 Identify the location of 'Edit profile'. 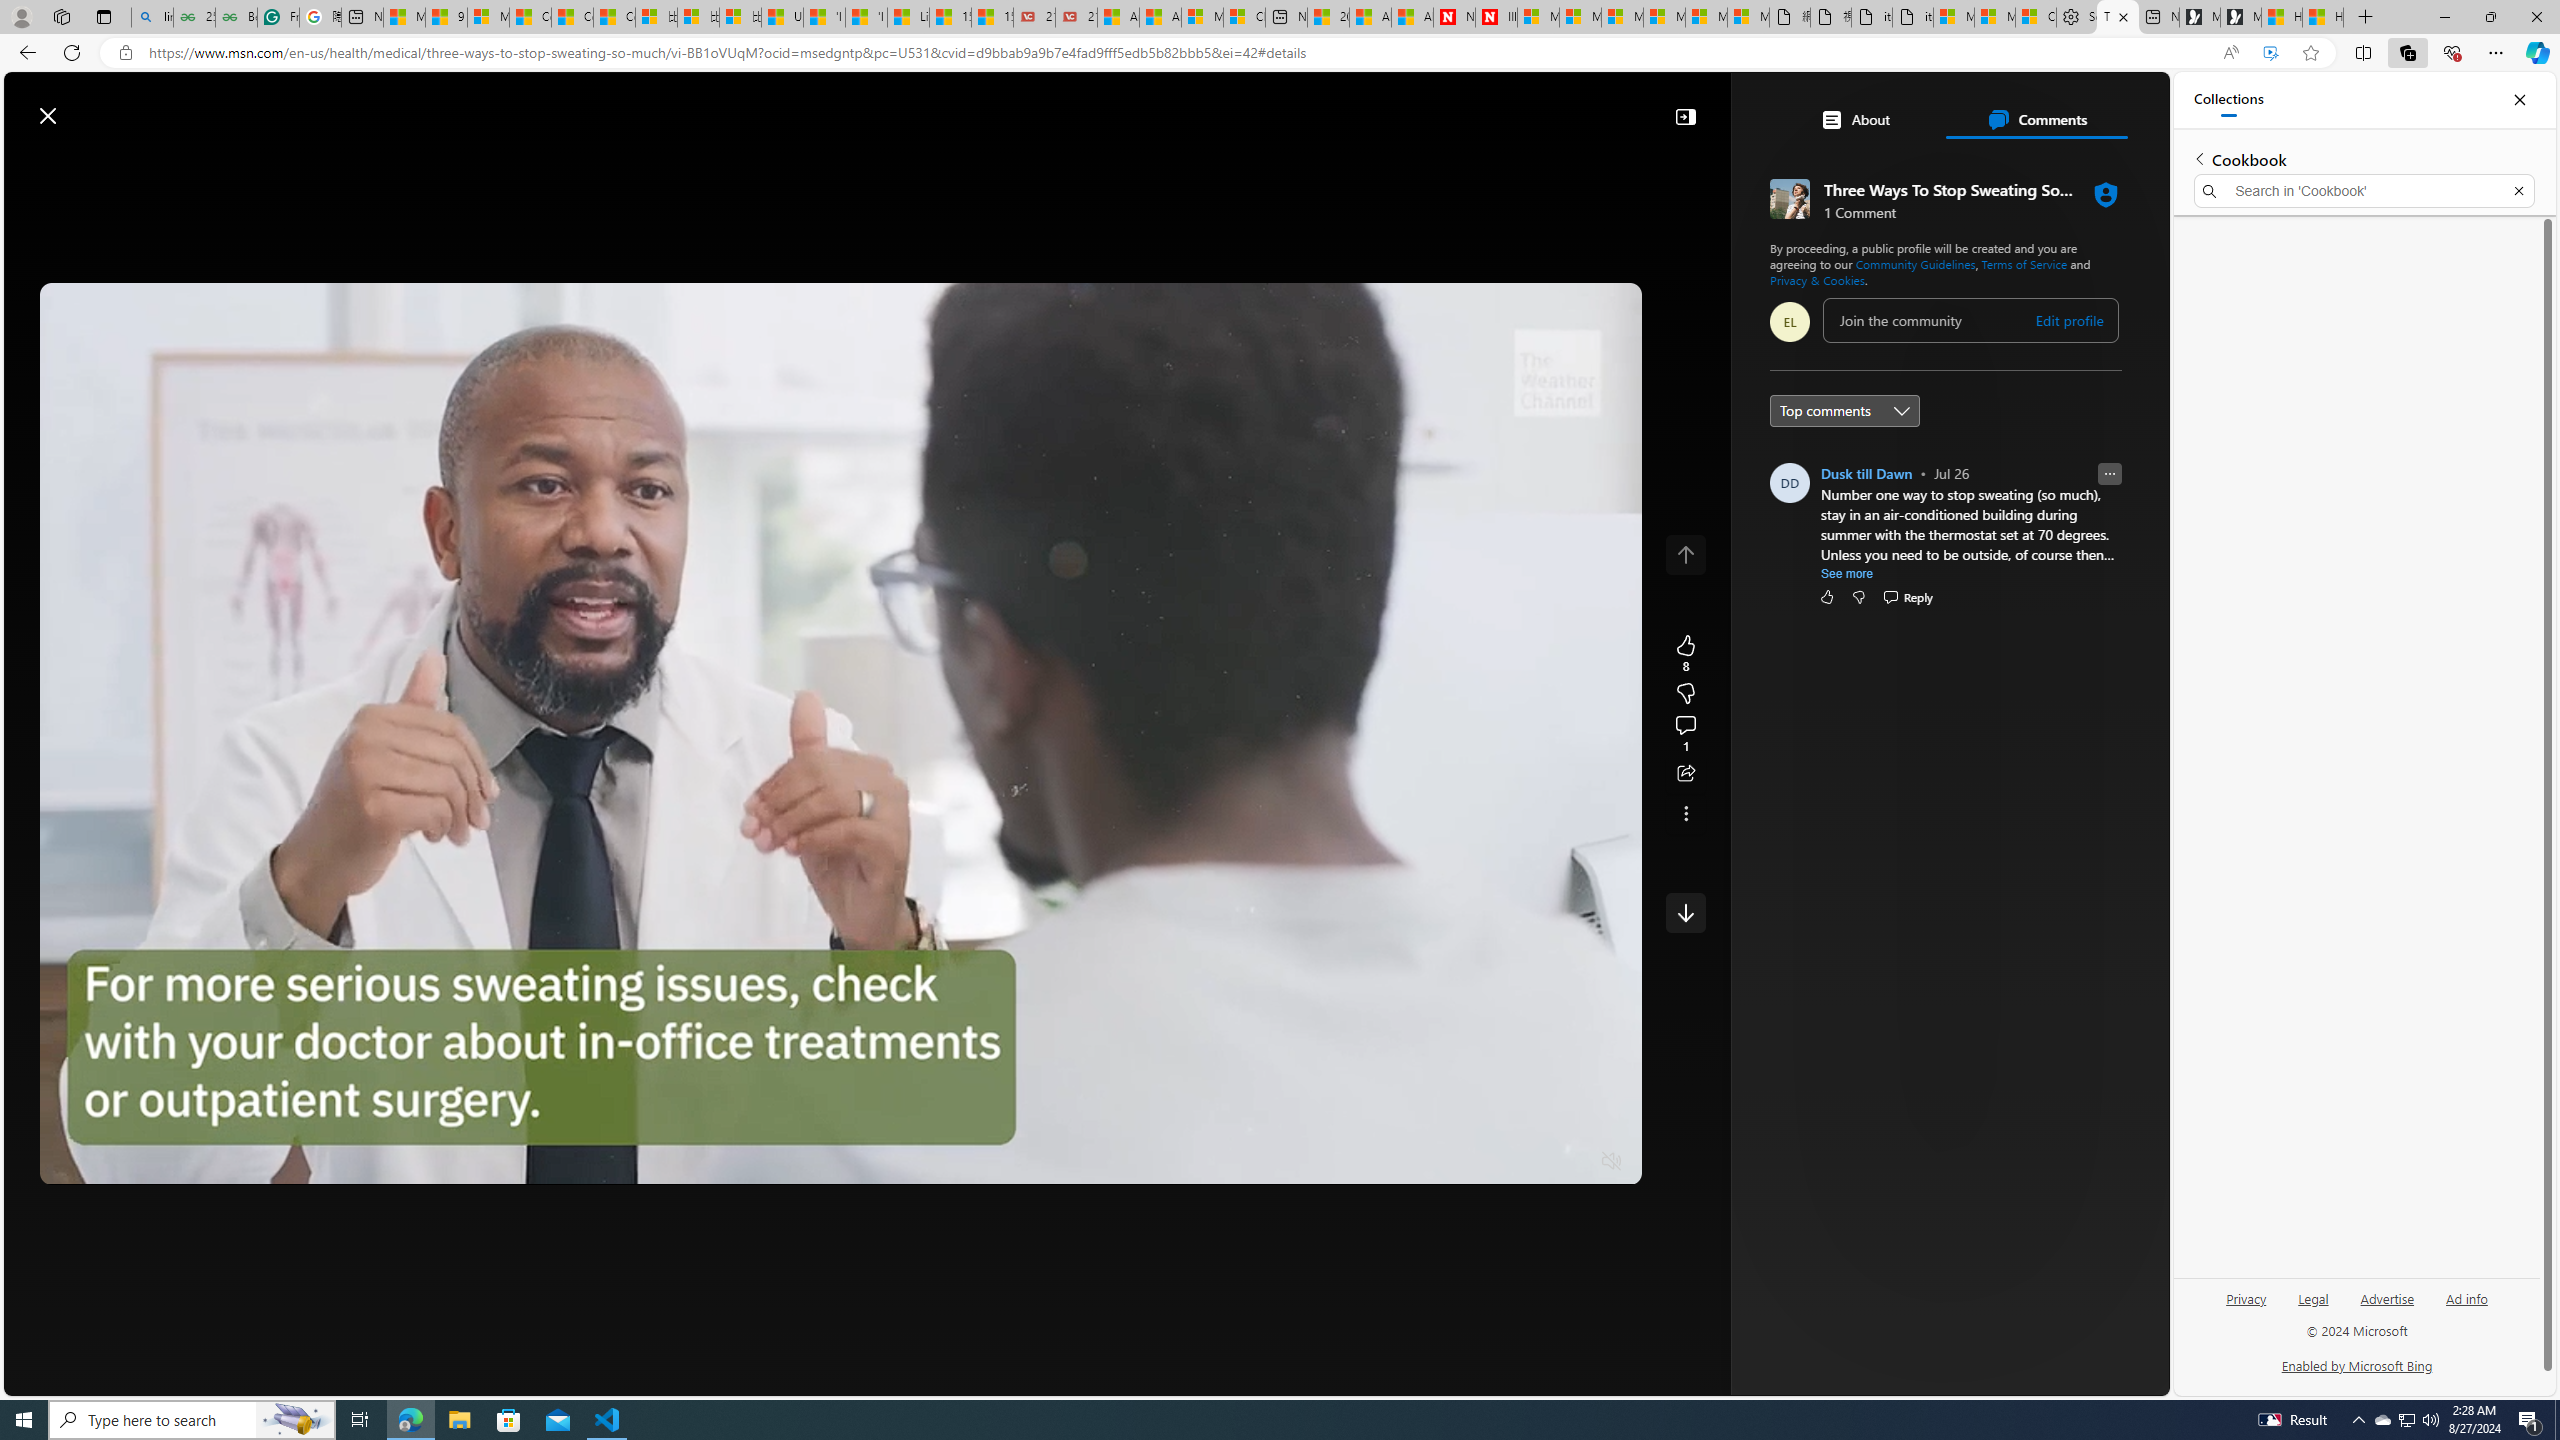
(2068, 319).